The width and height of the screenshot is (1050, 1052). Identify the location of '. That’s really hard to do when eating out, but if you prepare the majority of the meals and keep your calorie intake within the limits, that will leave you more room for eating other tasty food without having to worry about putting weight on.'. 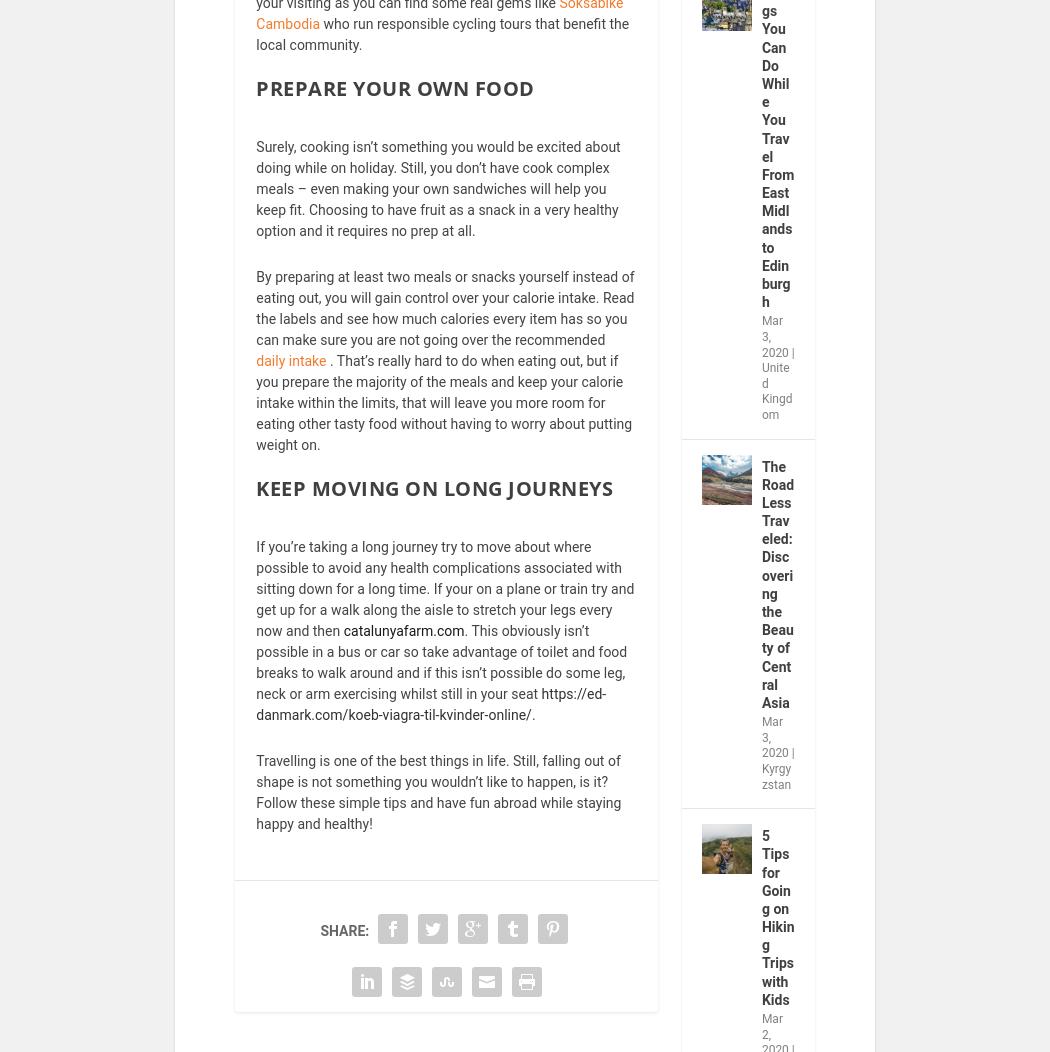
(443, 414).